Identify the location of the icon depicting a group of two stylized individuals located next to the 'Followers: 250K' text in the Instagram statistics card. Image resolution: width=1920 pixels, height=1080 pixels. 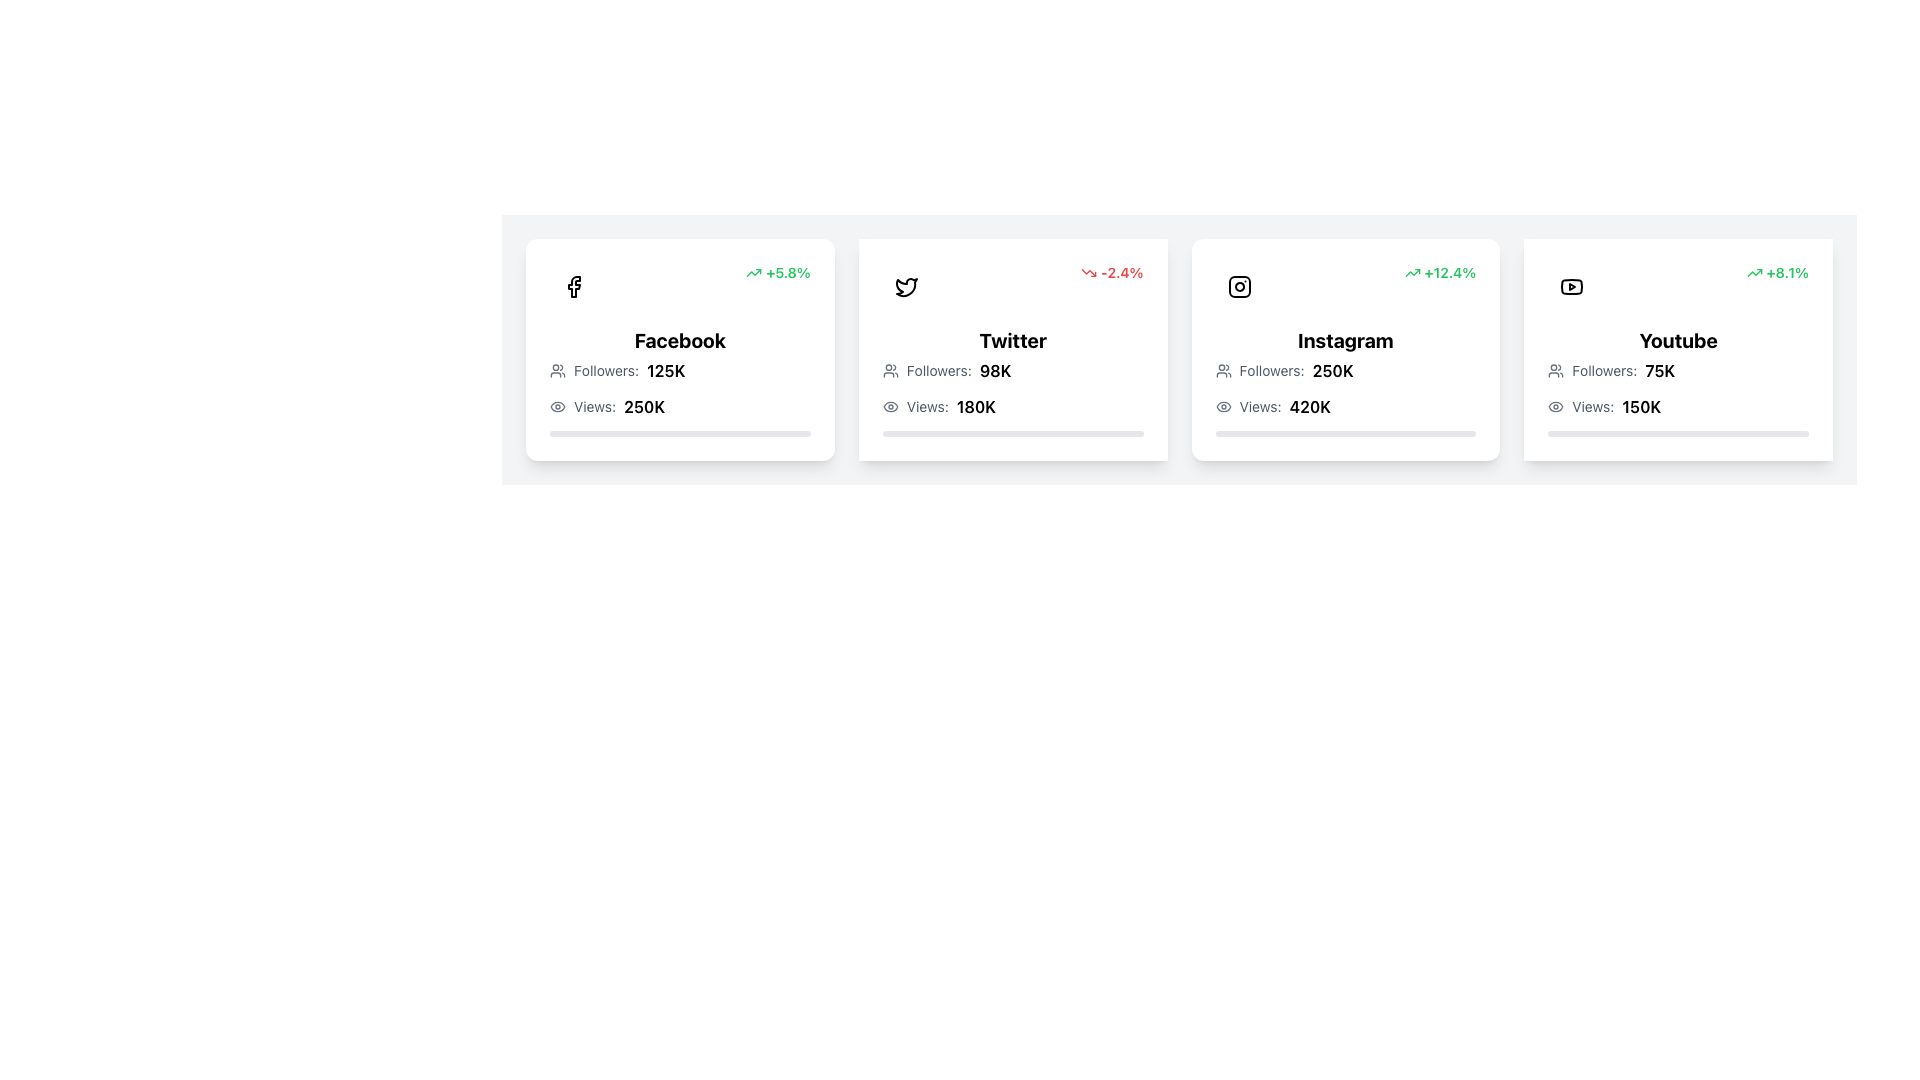
(1222, 370).